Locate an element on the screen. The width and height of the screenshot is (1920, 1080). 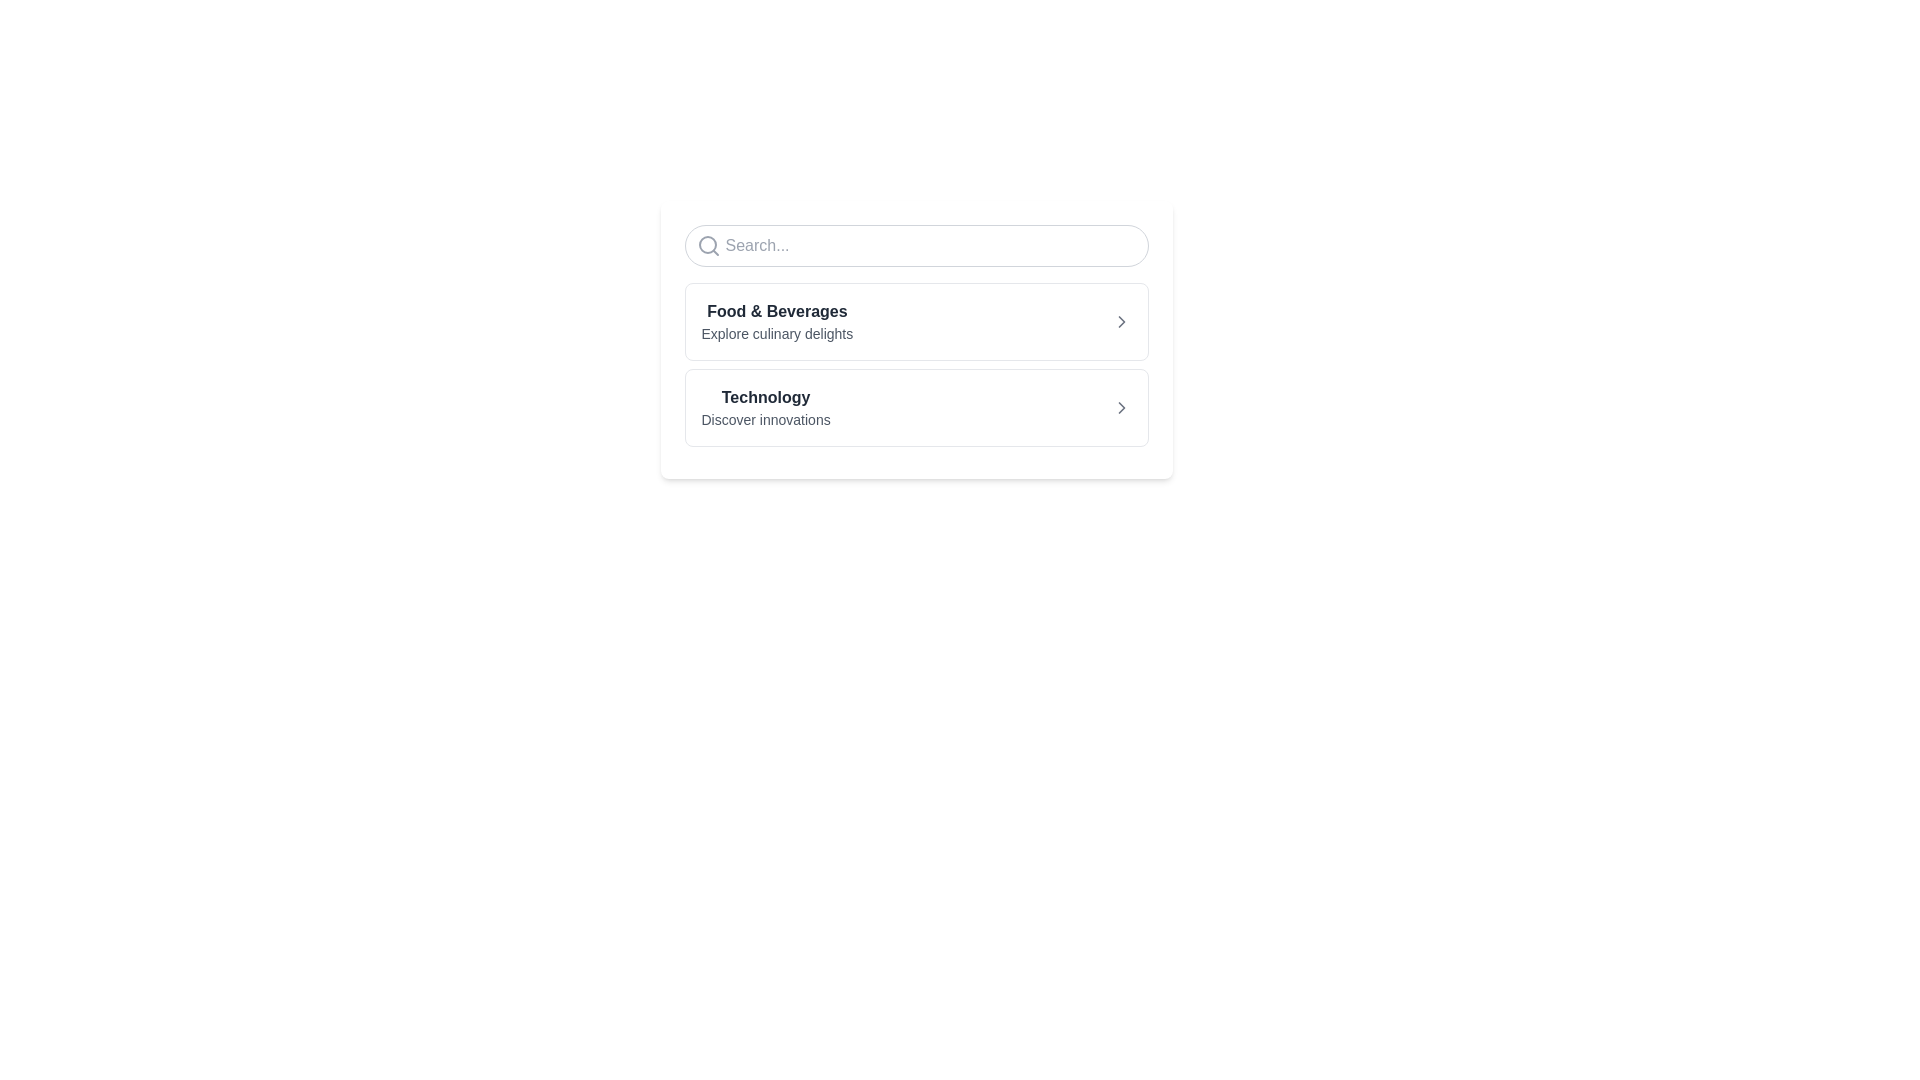
text displayed in the bold, dark gray font labeled 'Technology', which is the first line in the second item of a vertical list of categories below the 'Food & Beverages' header is located at coordinates (765, 397).